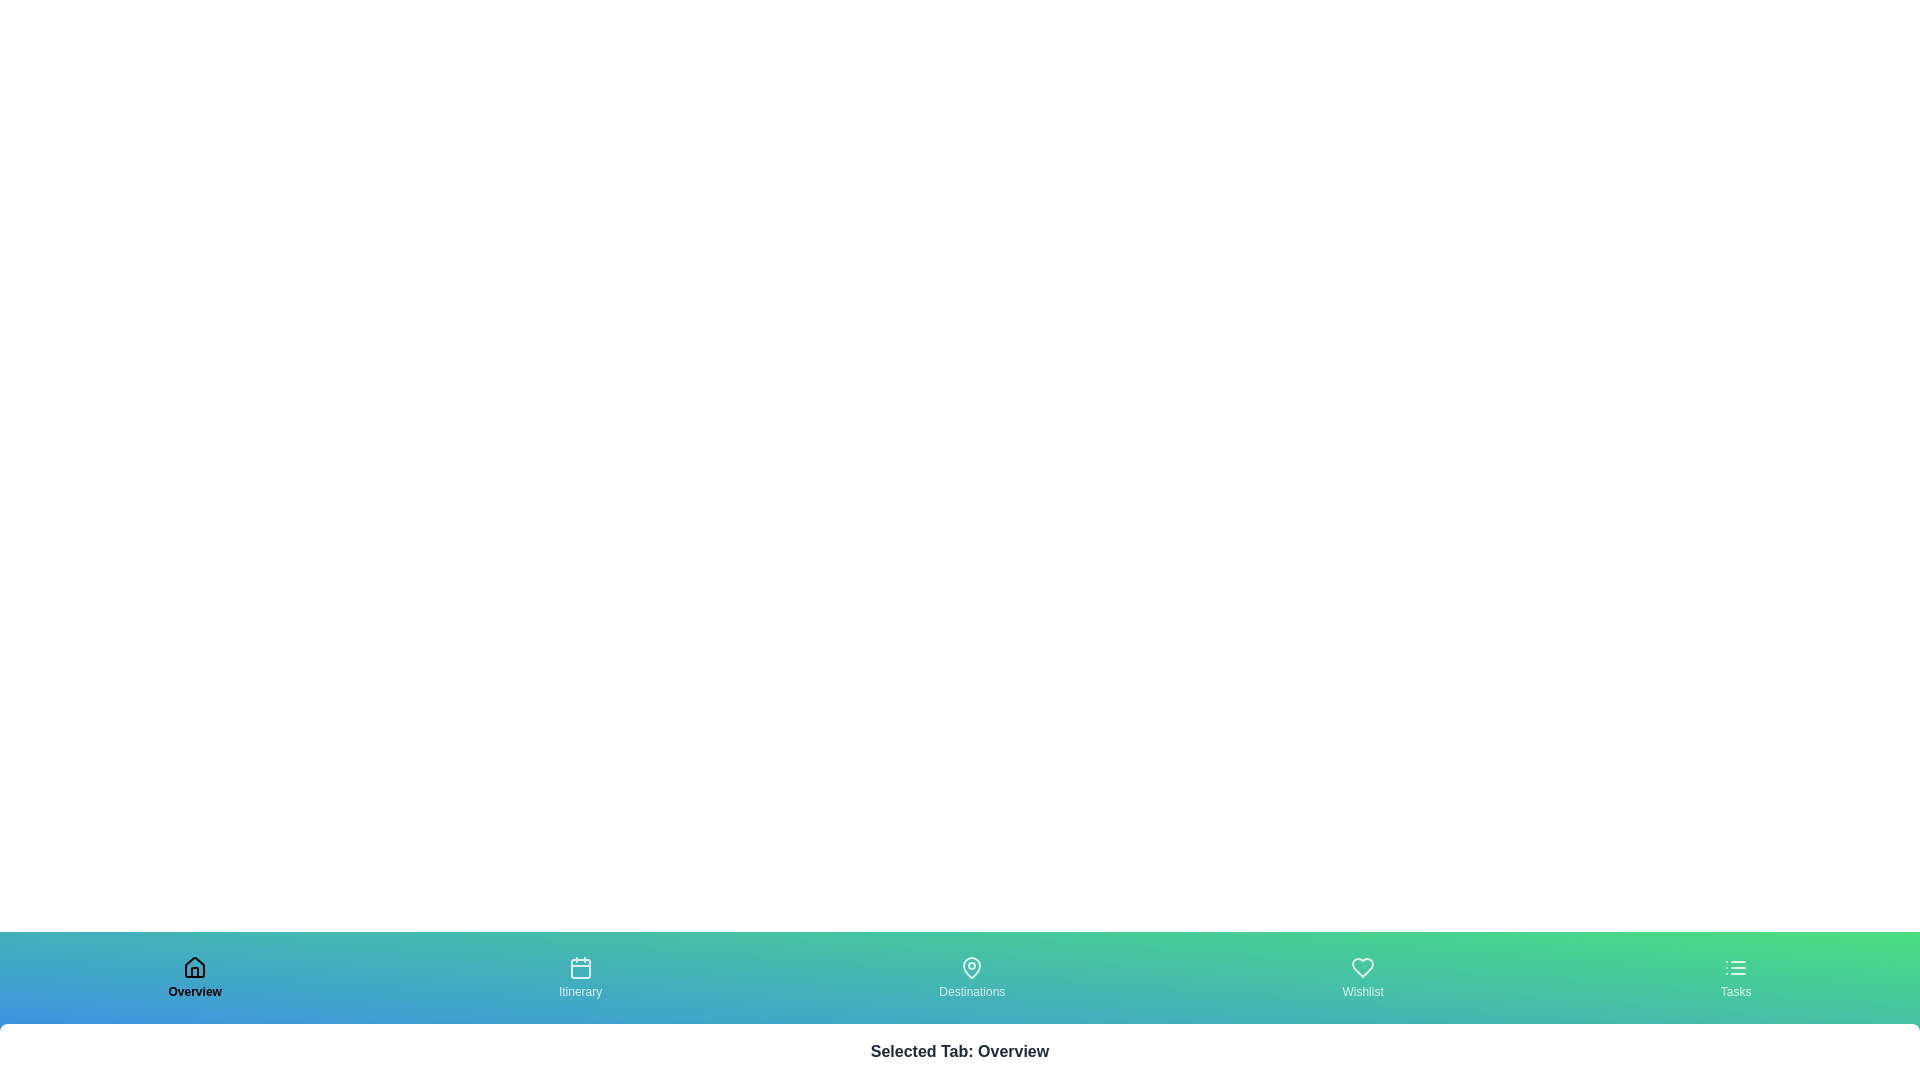  Describe the element at coordinates (195, 977) in the screenshot. I see `the tab labeled Overview` at that location.